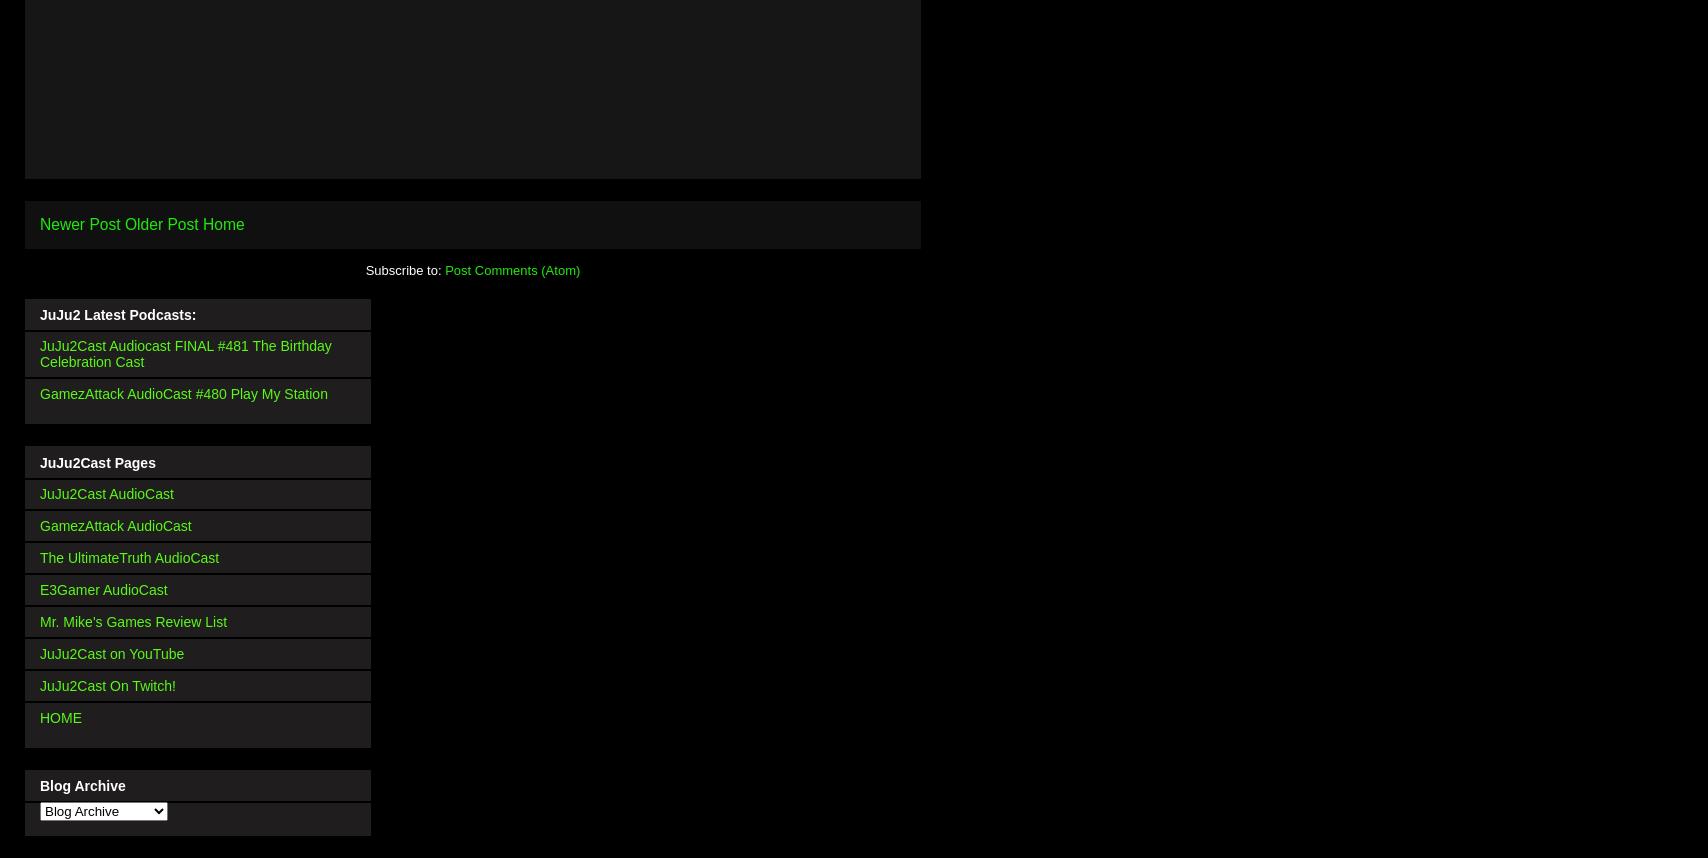 The image size is (1708, 858). What do you see at coordinates (103, 588) in the screenshot?
I see `'E3Gamer AudioCast'` at bounding box center [103, 588].